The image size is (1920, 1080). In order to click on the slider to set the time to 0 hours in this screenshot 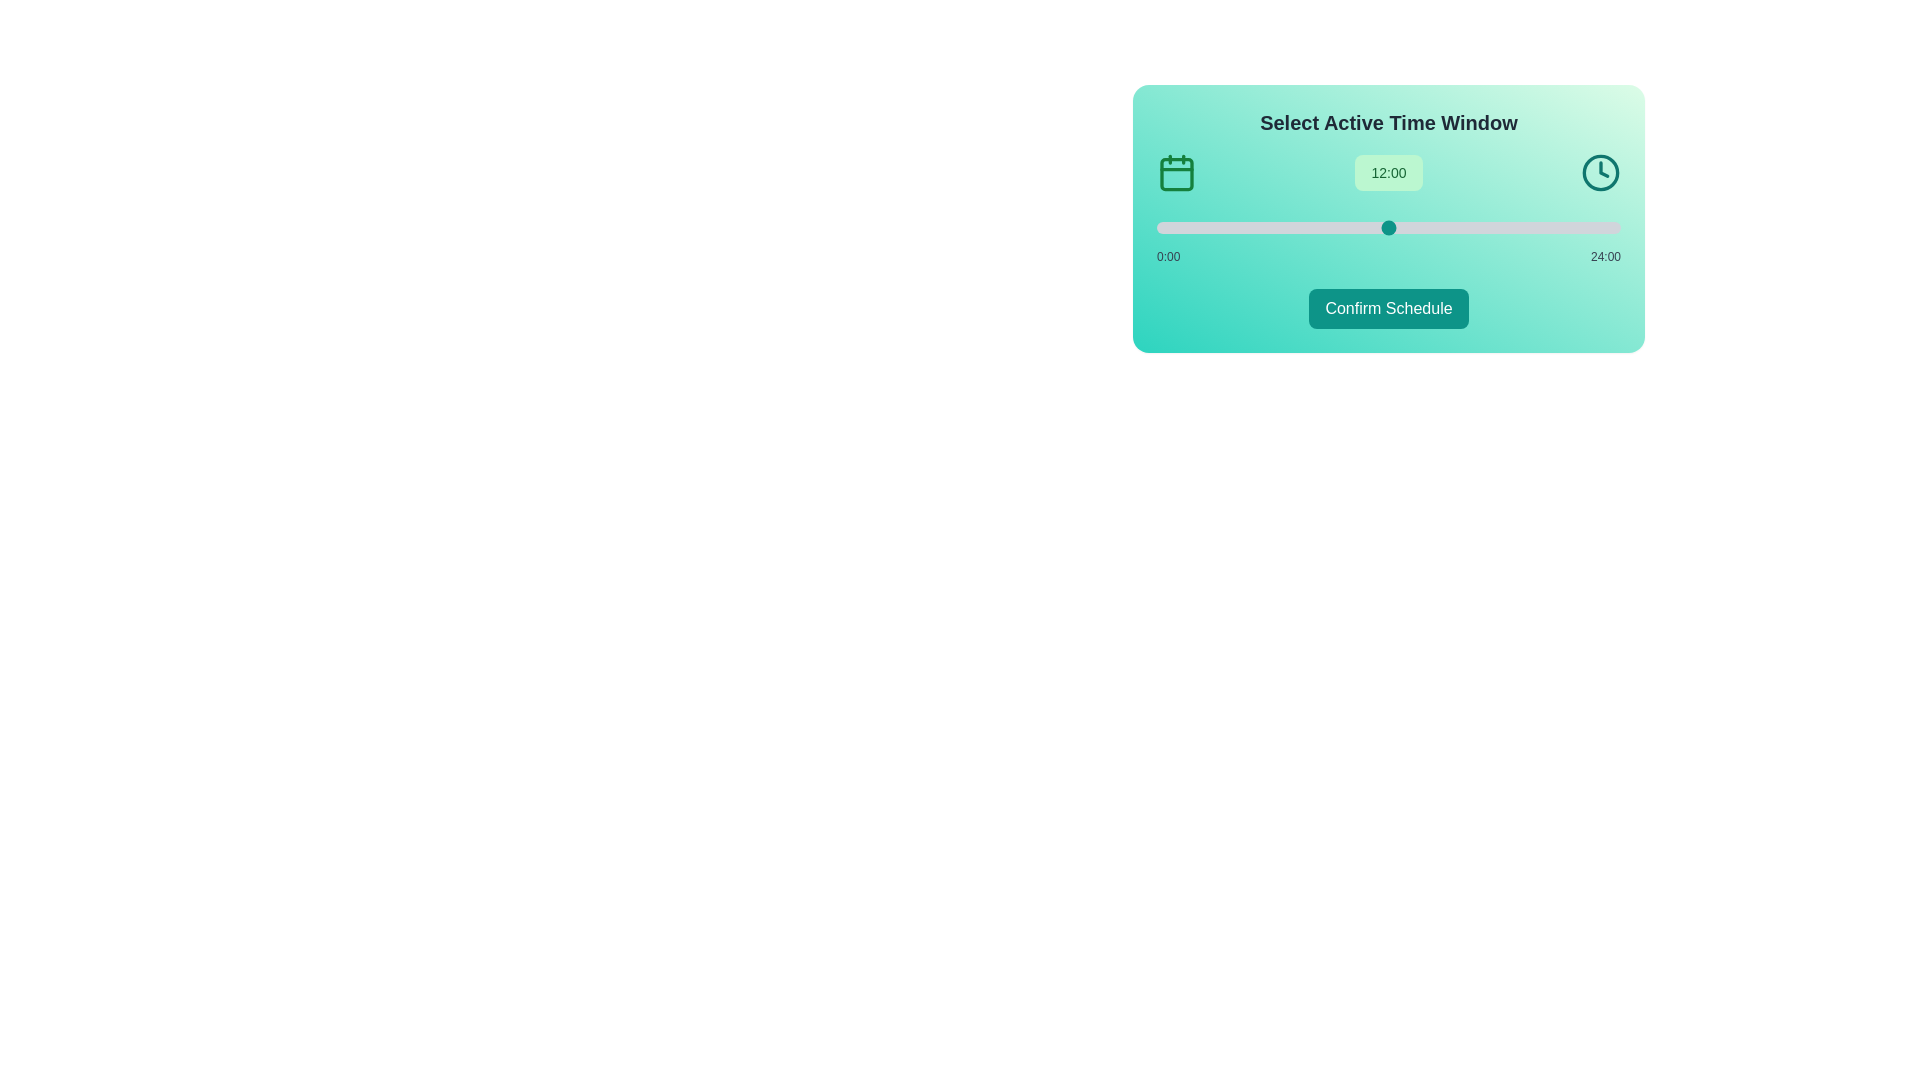, I will do `click(1156, 226)`.